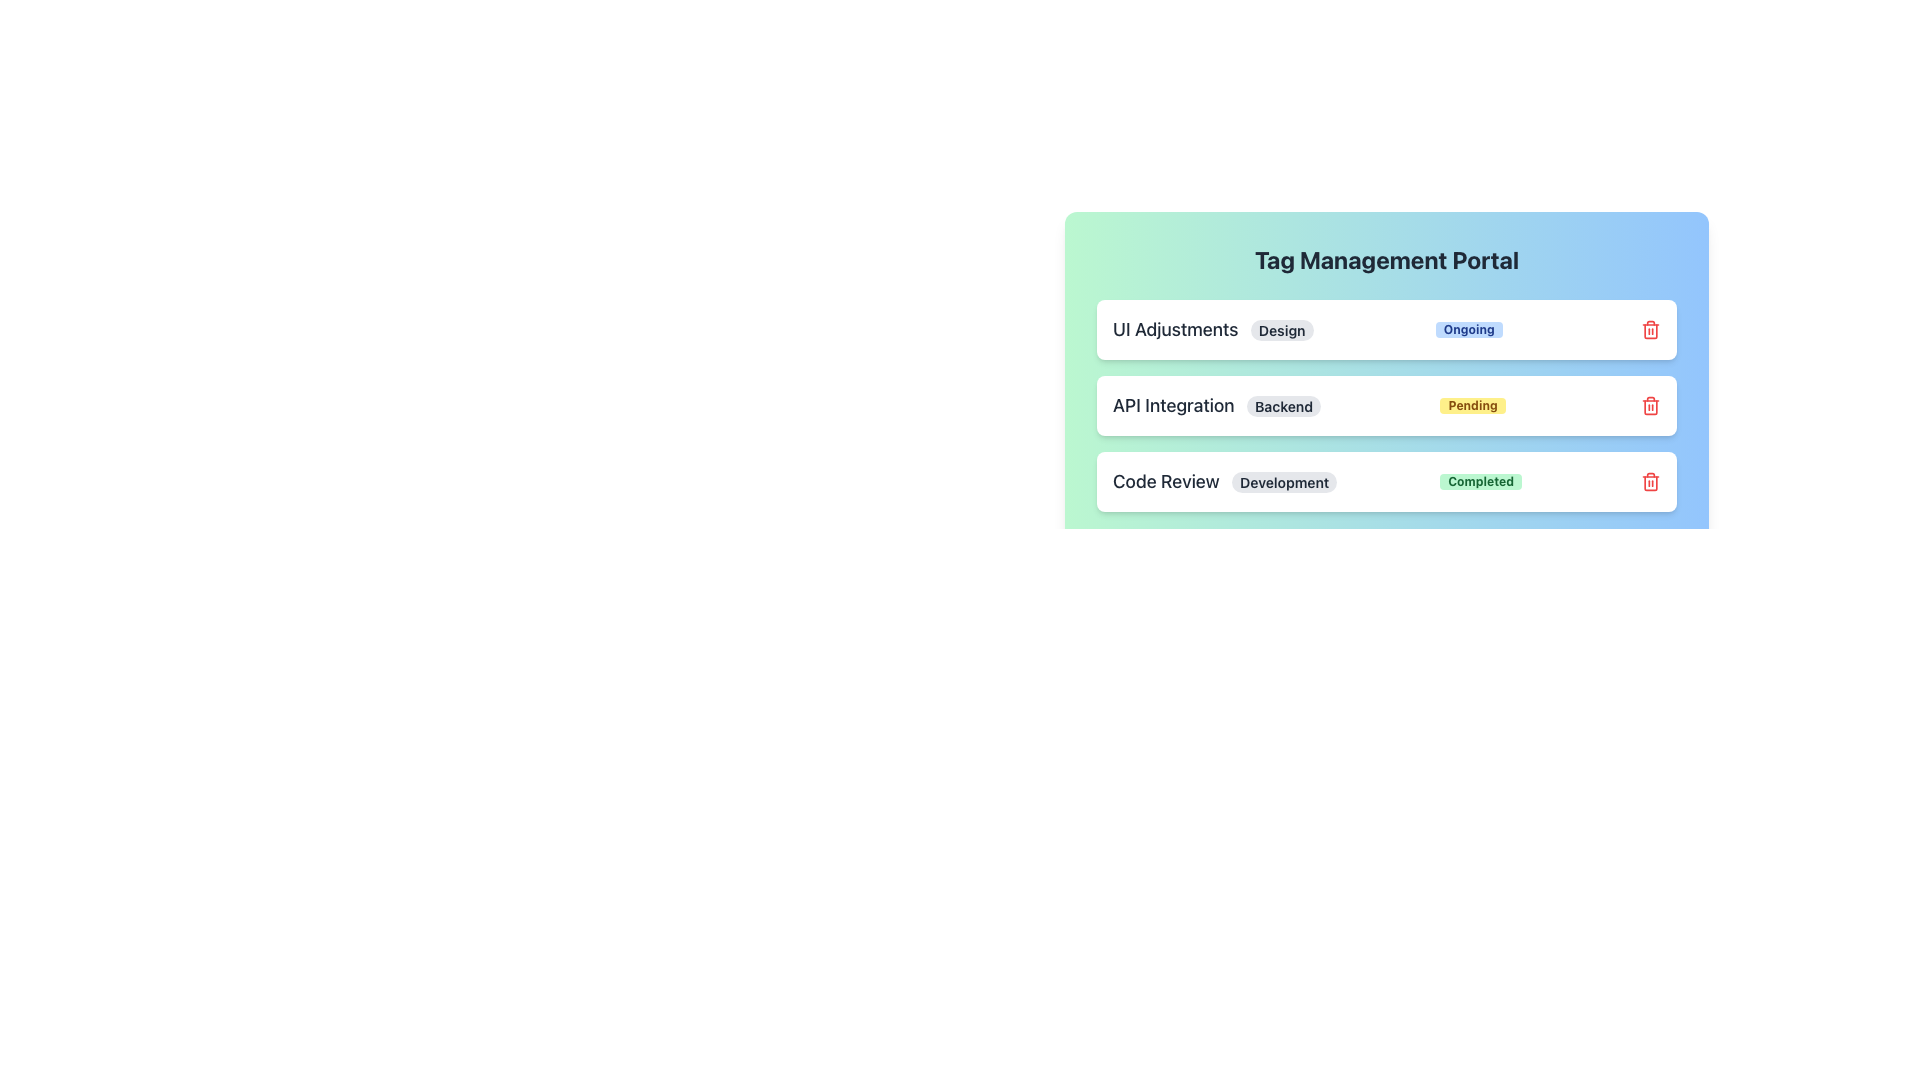 The image size is (1920, 1080). What do you see at coordinates (1481, 482) in the screenshot?
I see `the Status Indicator Label, which is a small rectangular label with a green background displaying the text 'Completed', located at the rightmost side of the 'Code Review Development' card` at bounding box center [1481, 482].